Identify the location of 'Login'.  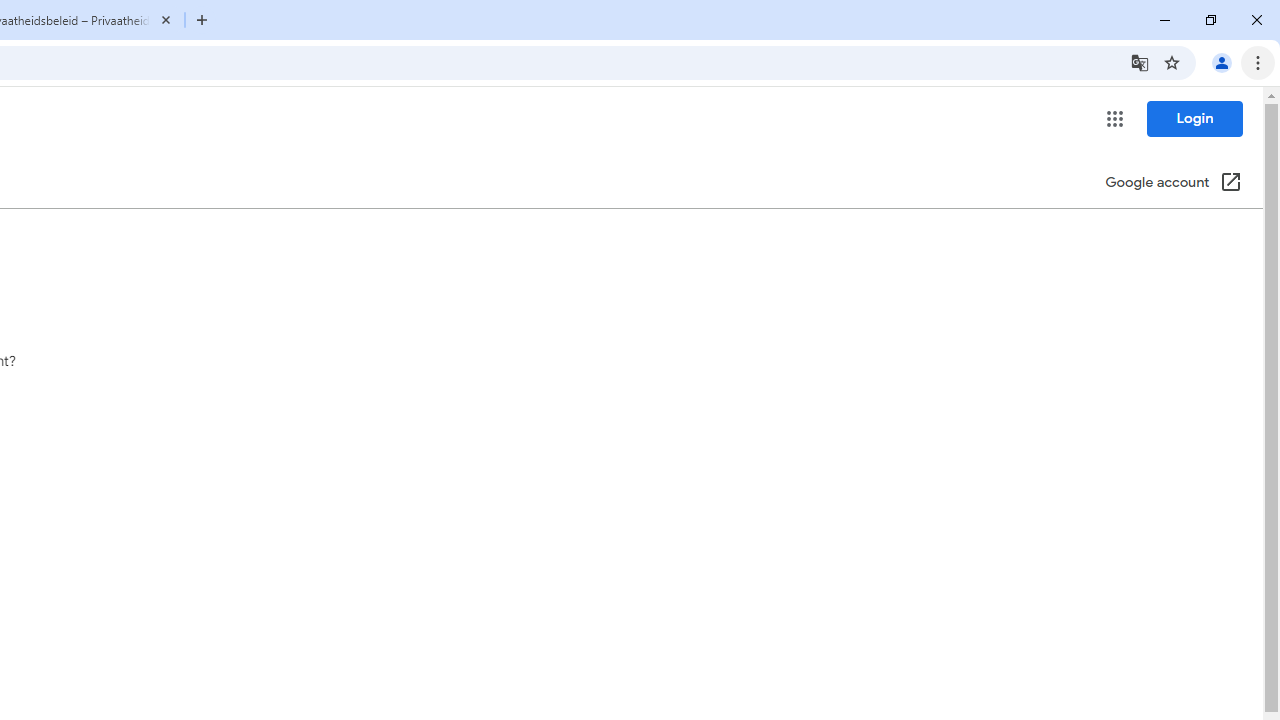
(1194, 118).